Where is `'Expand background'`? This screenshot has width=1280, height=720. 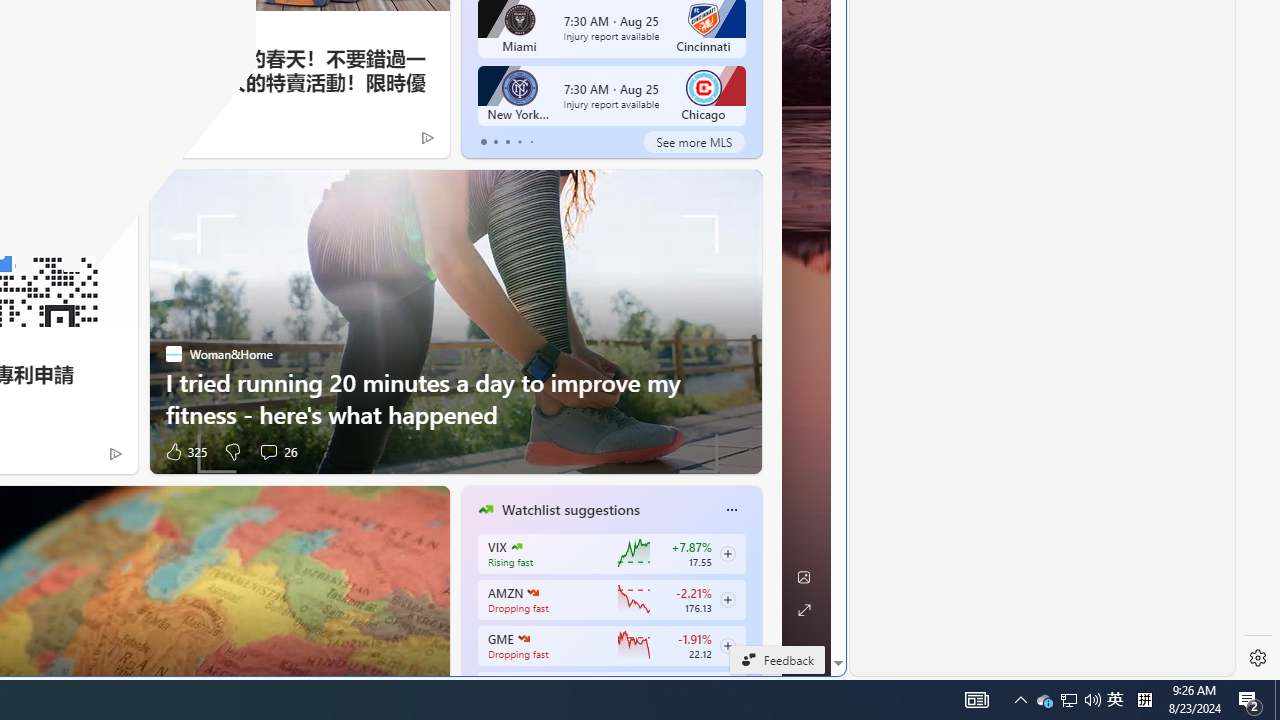
'Expand background' is located at coordinates (803, 609).